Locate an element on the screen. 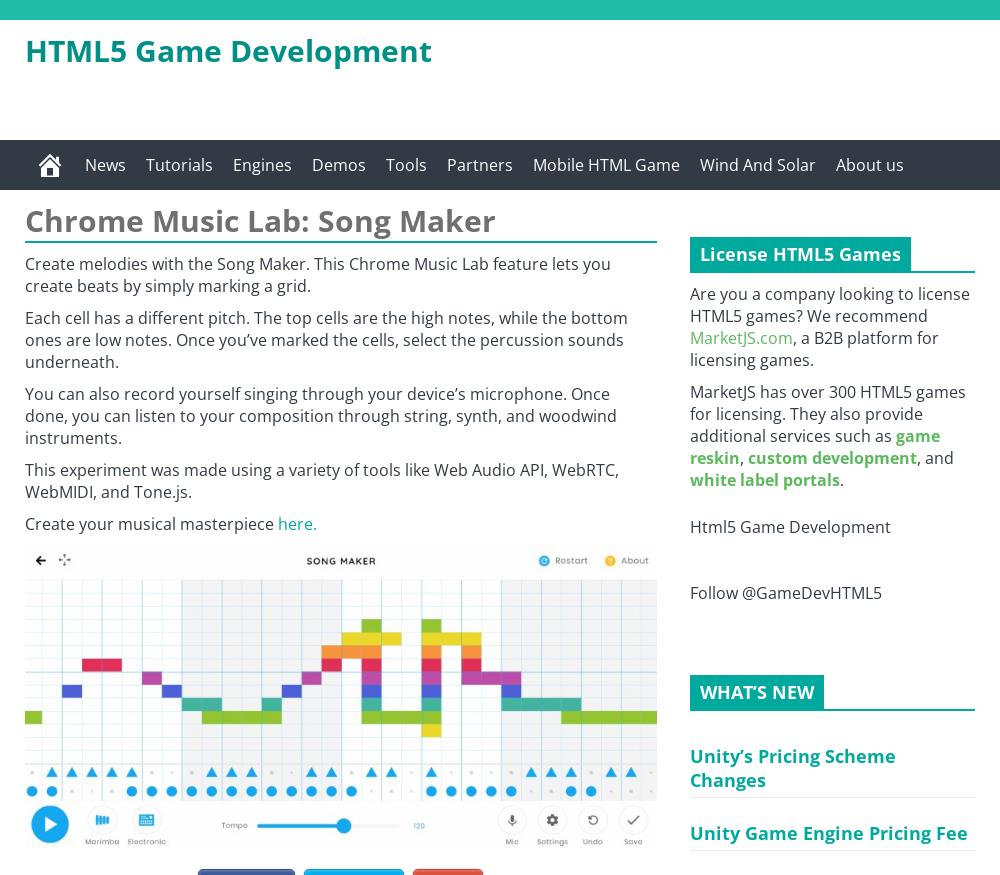 This screenshot has width=1000, height=875. 'Chrome Music Lab: Song Maker' is located at coordinates (260, 220).